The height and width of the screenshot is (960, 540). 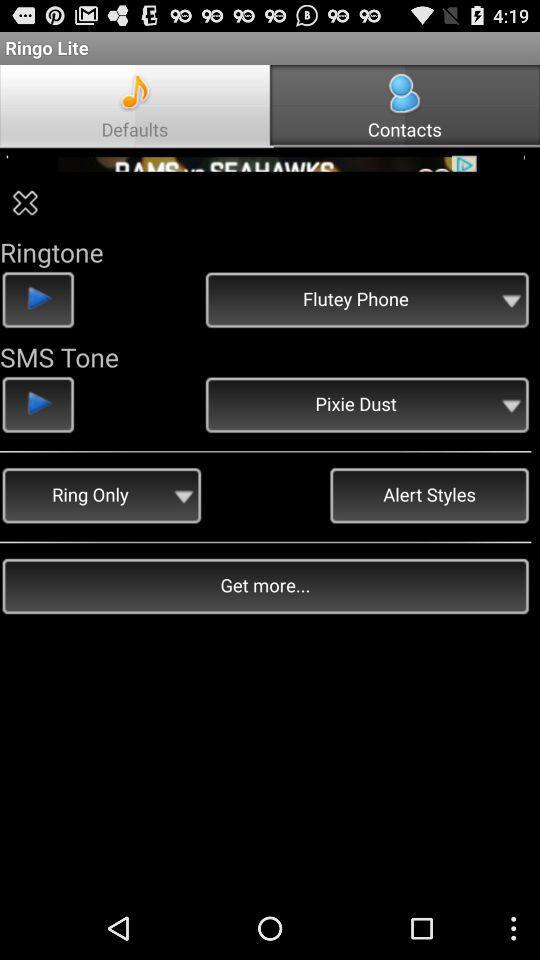 I want to click on the play icon, so click(x=38, y=434).